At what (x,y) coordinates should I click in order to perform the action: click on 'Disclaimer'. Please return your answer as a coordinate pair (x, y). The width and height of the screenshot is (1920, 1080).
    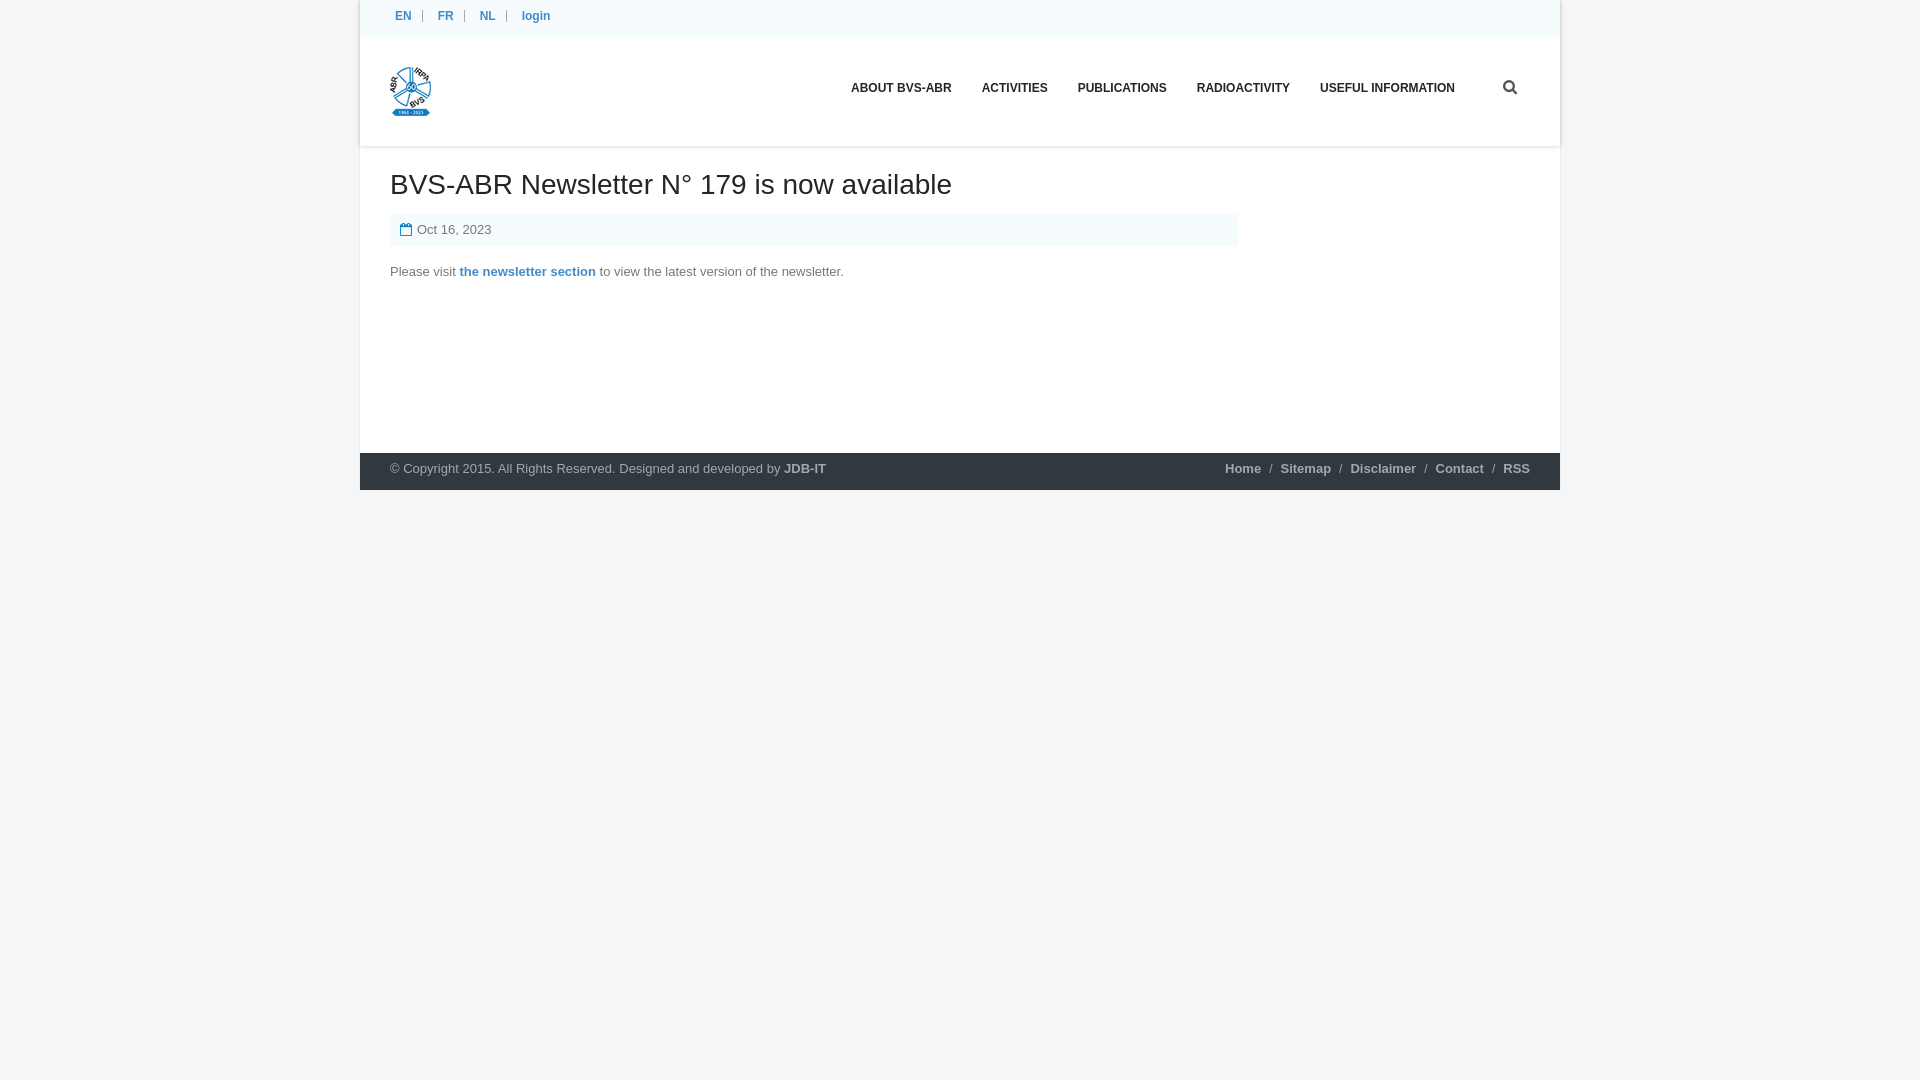
    Looking at the image, I should click on (1381, 468).